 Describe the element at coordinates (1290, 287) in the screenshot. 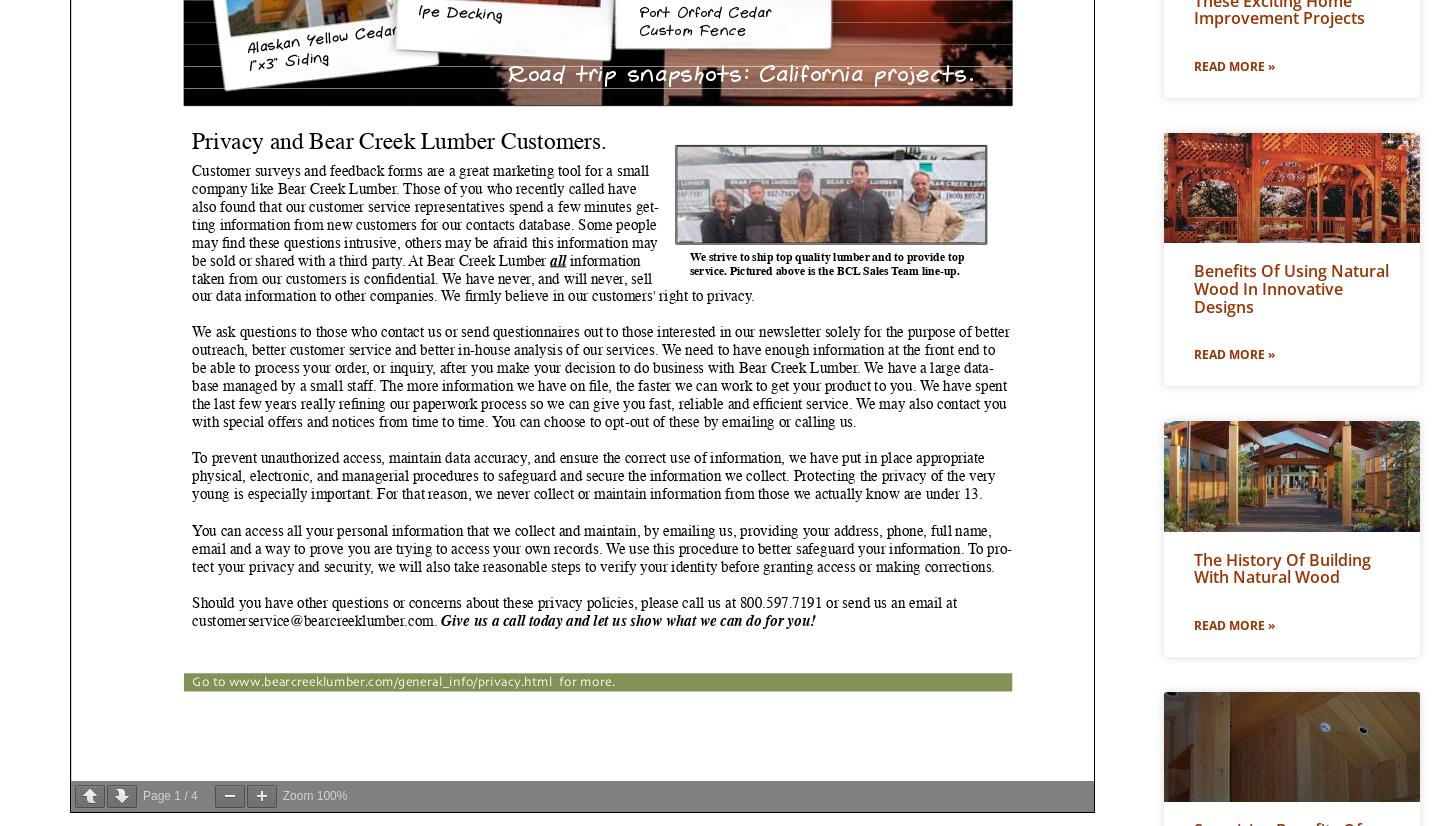

I see `'Benefits of Using Natural Wood In Innovative Designs'` at that location.